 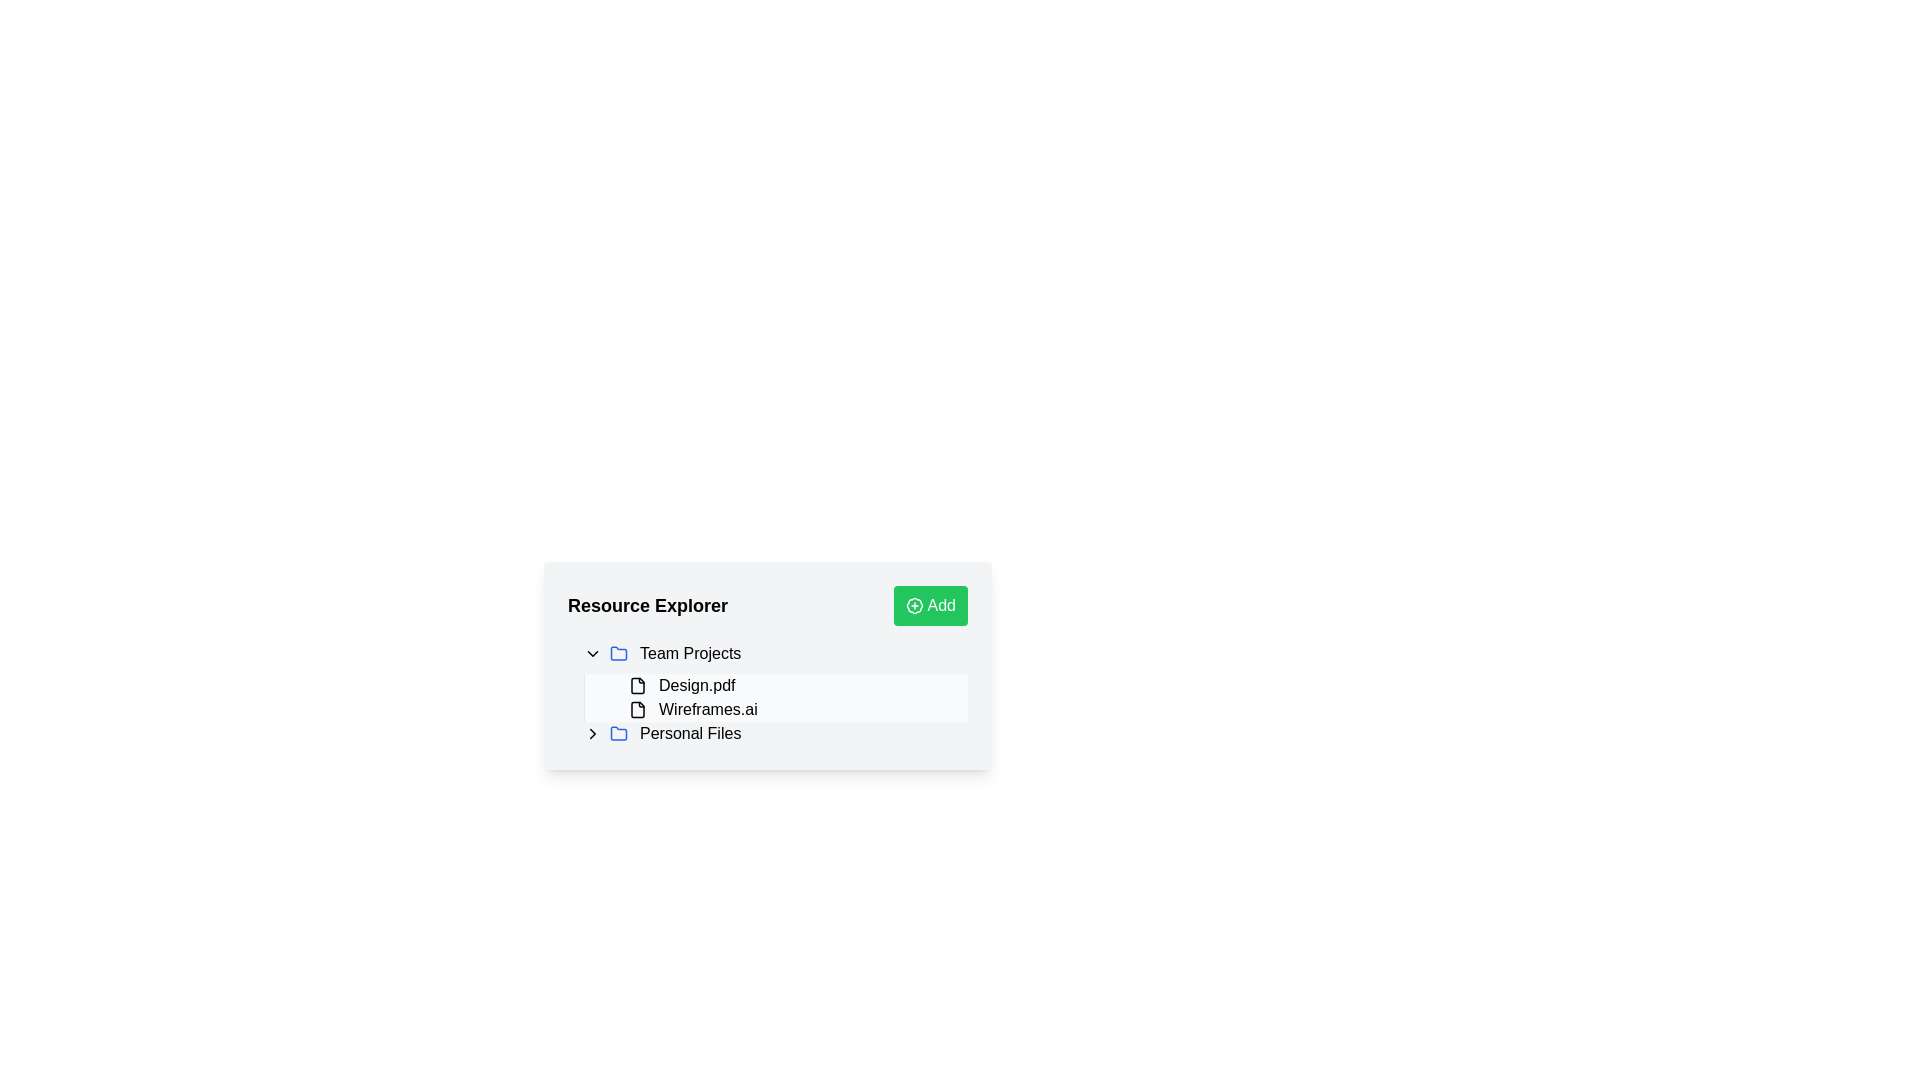 What do you see at coordinates (912, 604) in the screenshot?
I see `the icon located to the left of the 'Add' text within the green rectangular button at the top right of the 'Resource Explorer' panel` at bounding box center [912, 604].